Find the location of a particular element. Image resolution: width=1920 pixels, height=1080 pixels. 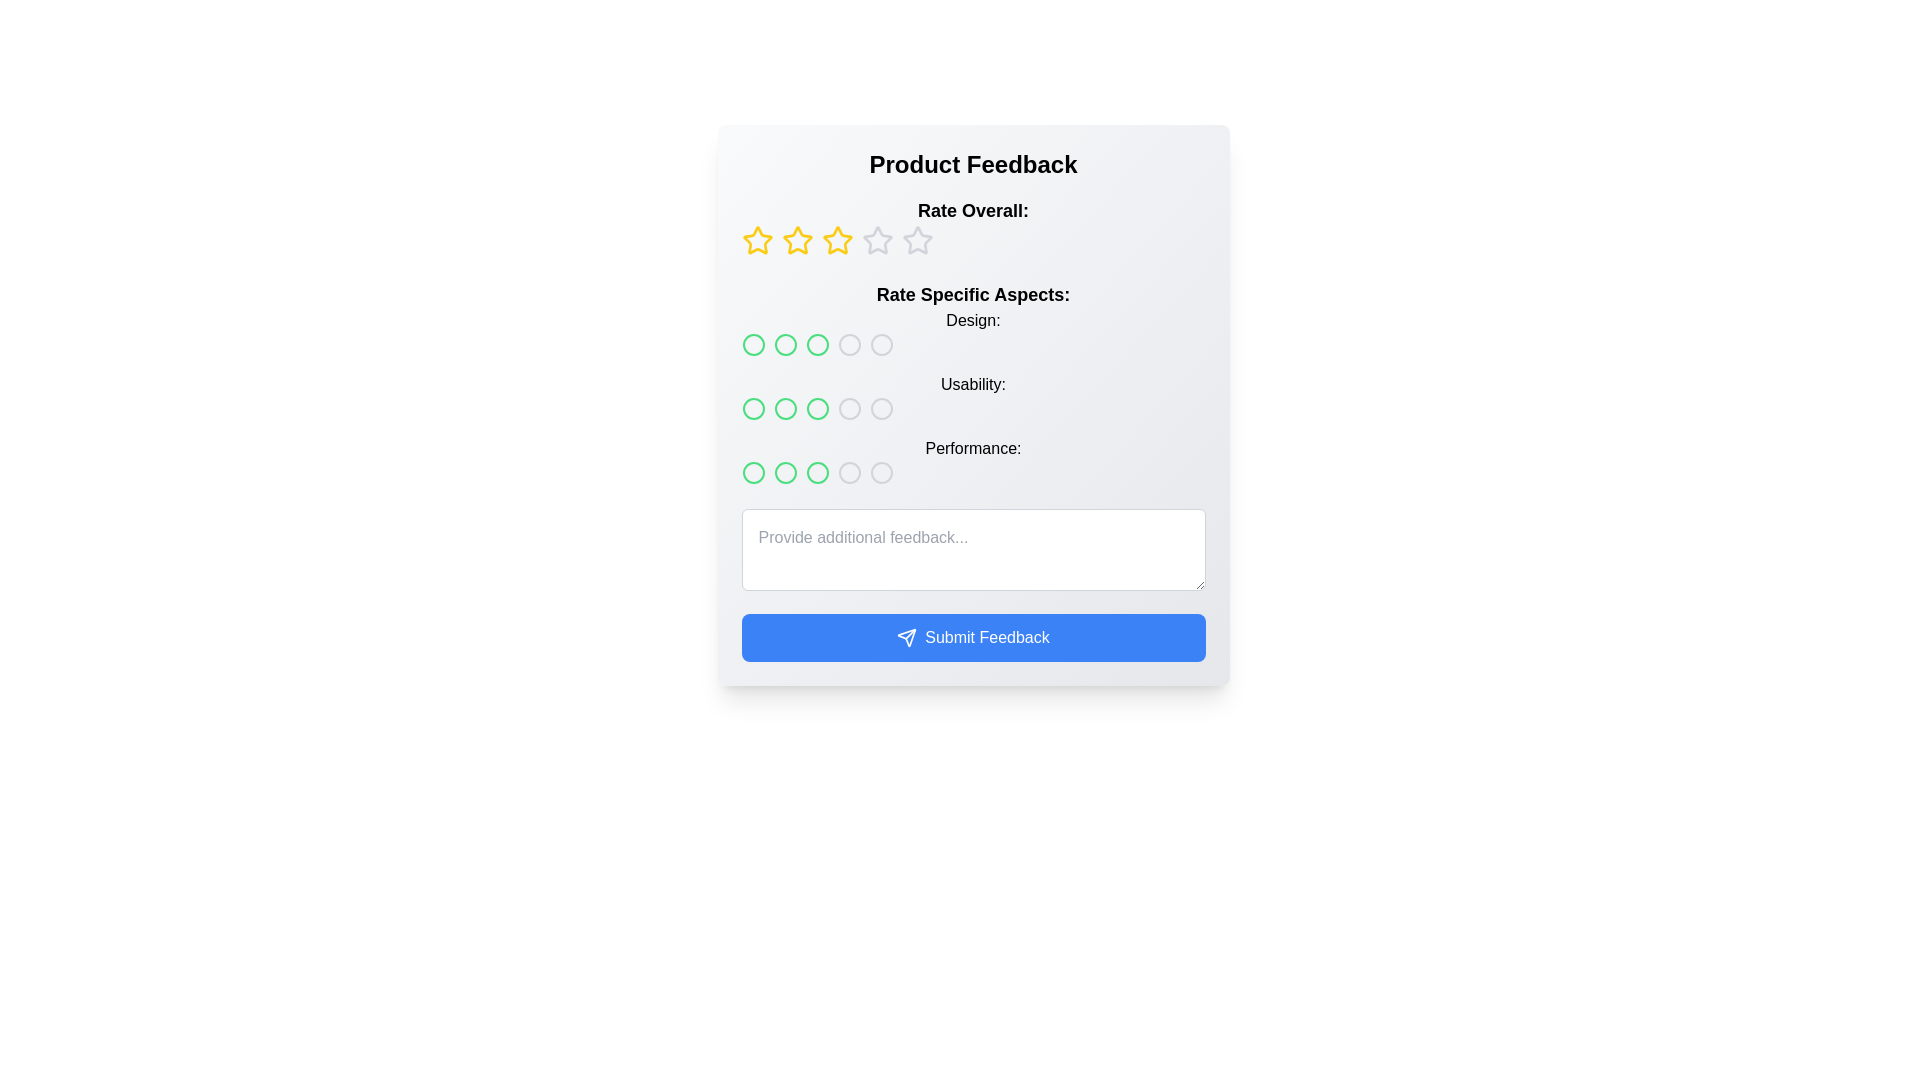

the fourth circular rating selector icon in the 'Rate Specific Aspects' section under 'Performance' is located at coordinates (880, 473).